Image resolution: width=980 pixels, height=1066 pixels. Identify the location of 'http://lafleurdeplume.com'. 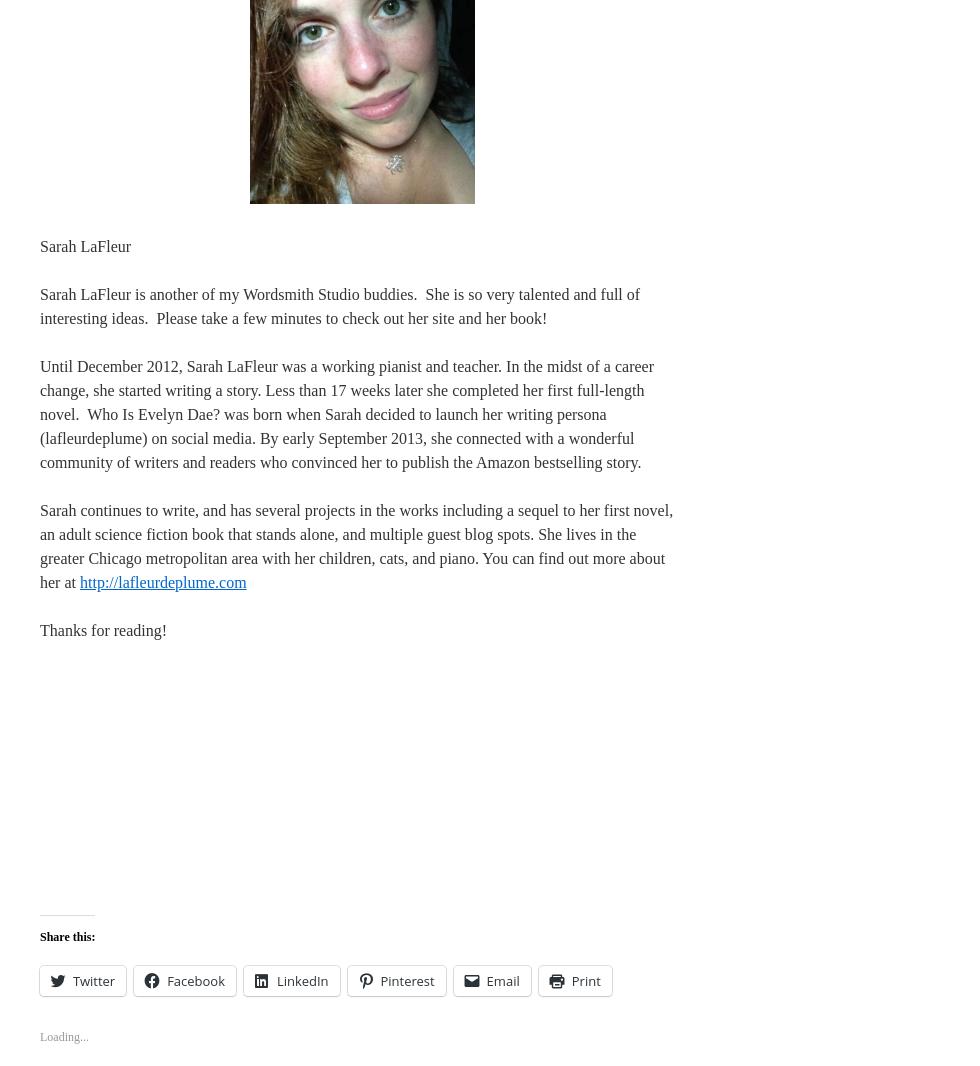
(78, 580).